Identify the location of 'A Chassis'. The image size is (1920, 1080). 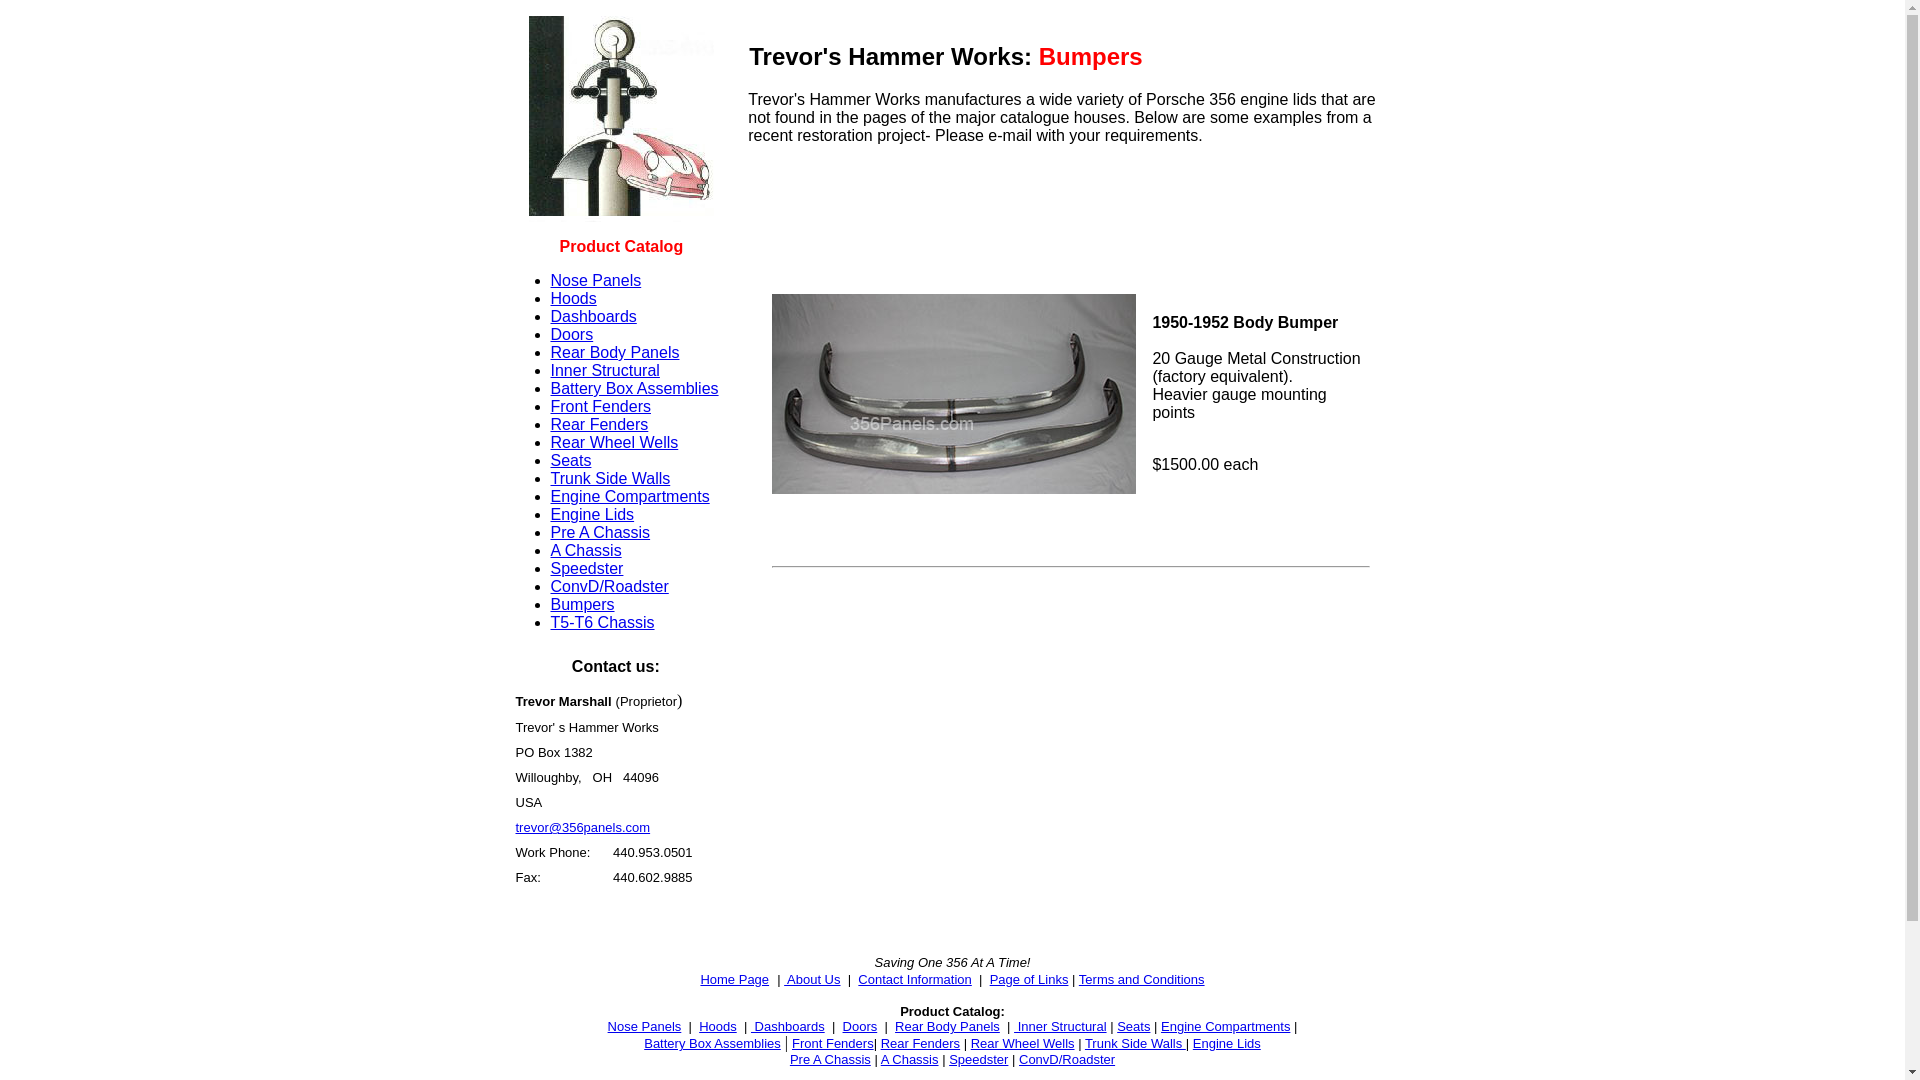
(909, 1058).